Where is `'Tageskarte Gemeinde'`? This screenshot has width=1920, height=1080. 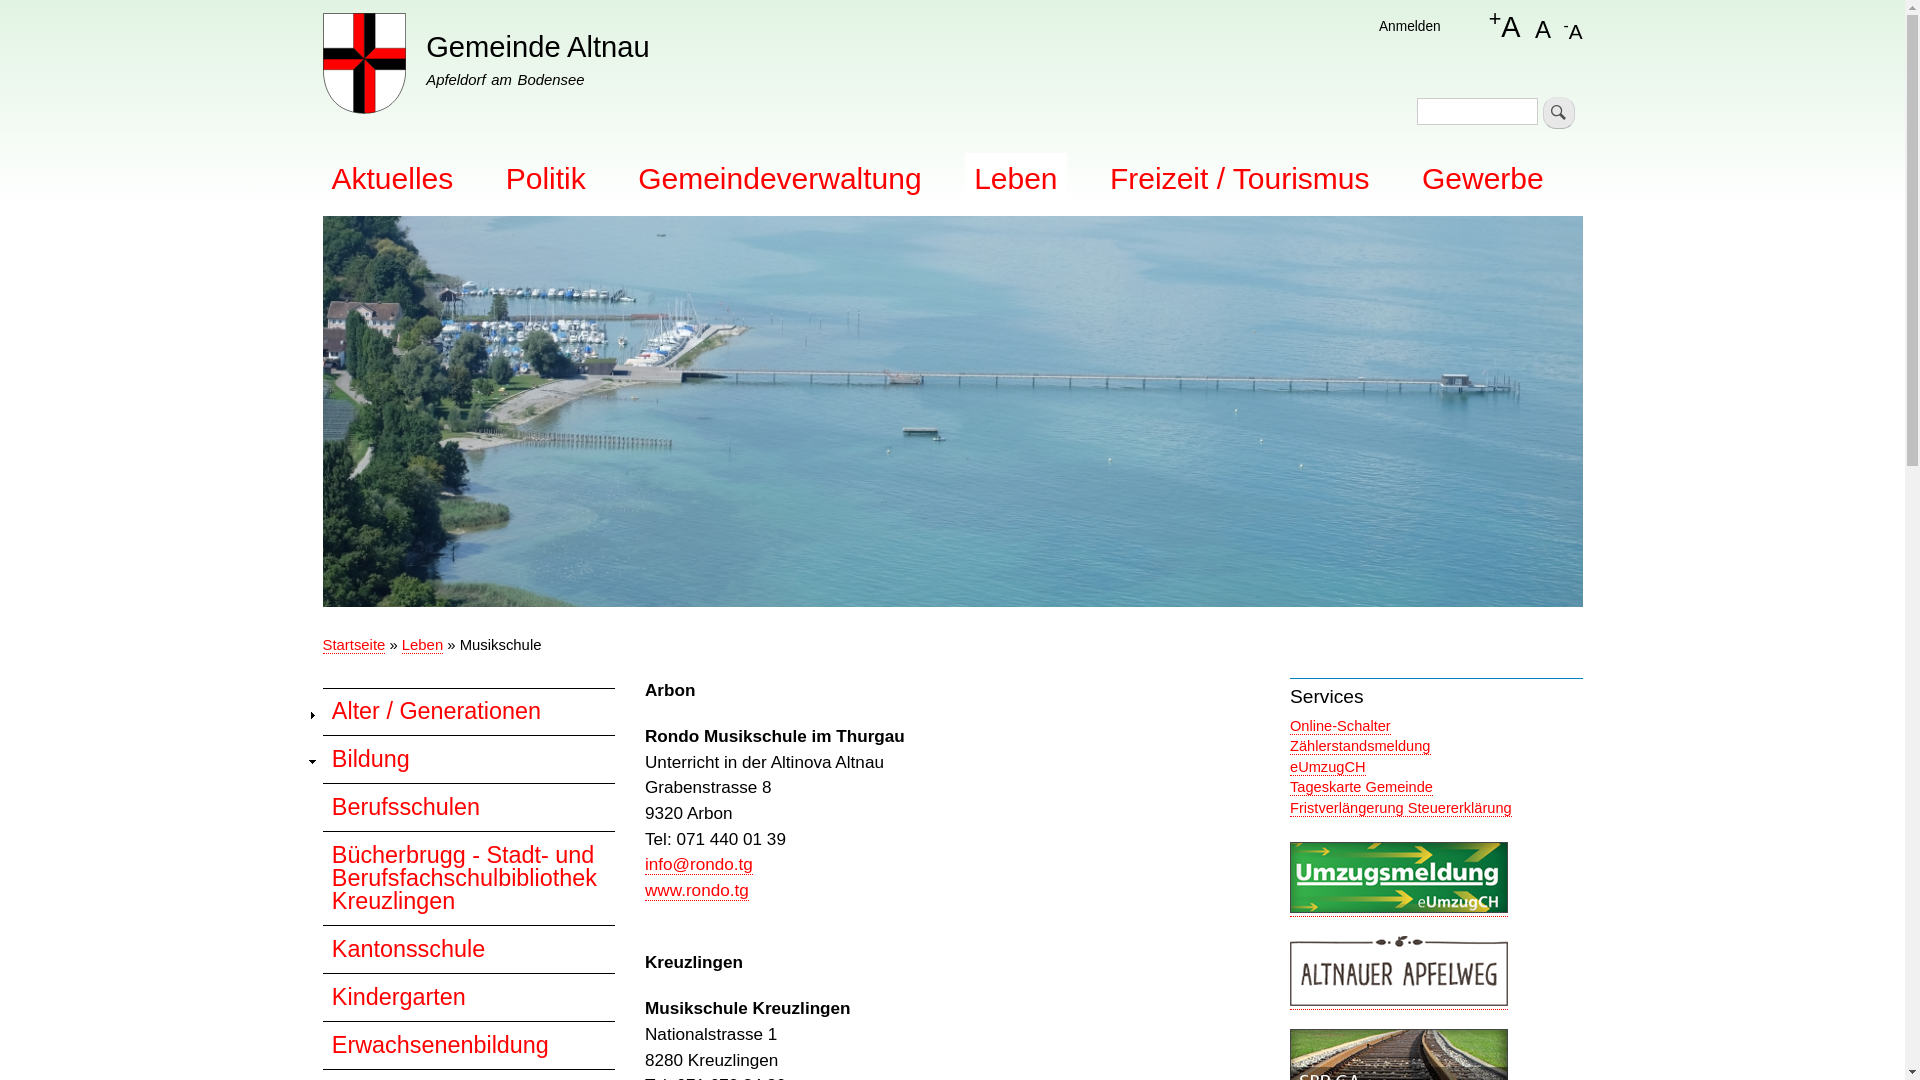
'Tageskarte Gemeinde' is located at coordinates (1360, 786).